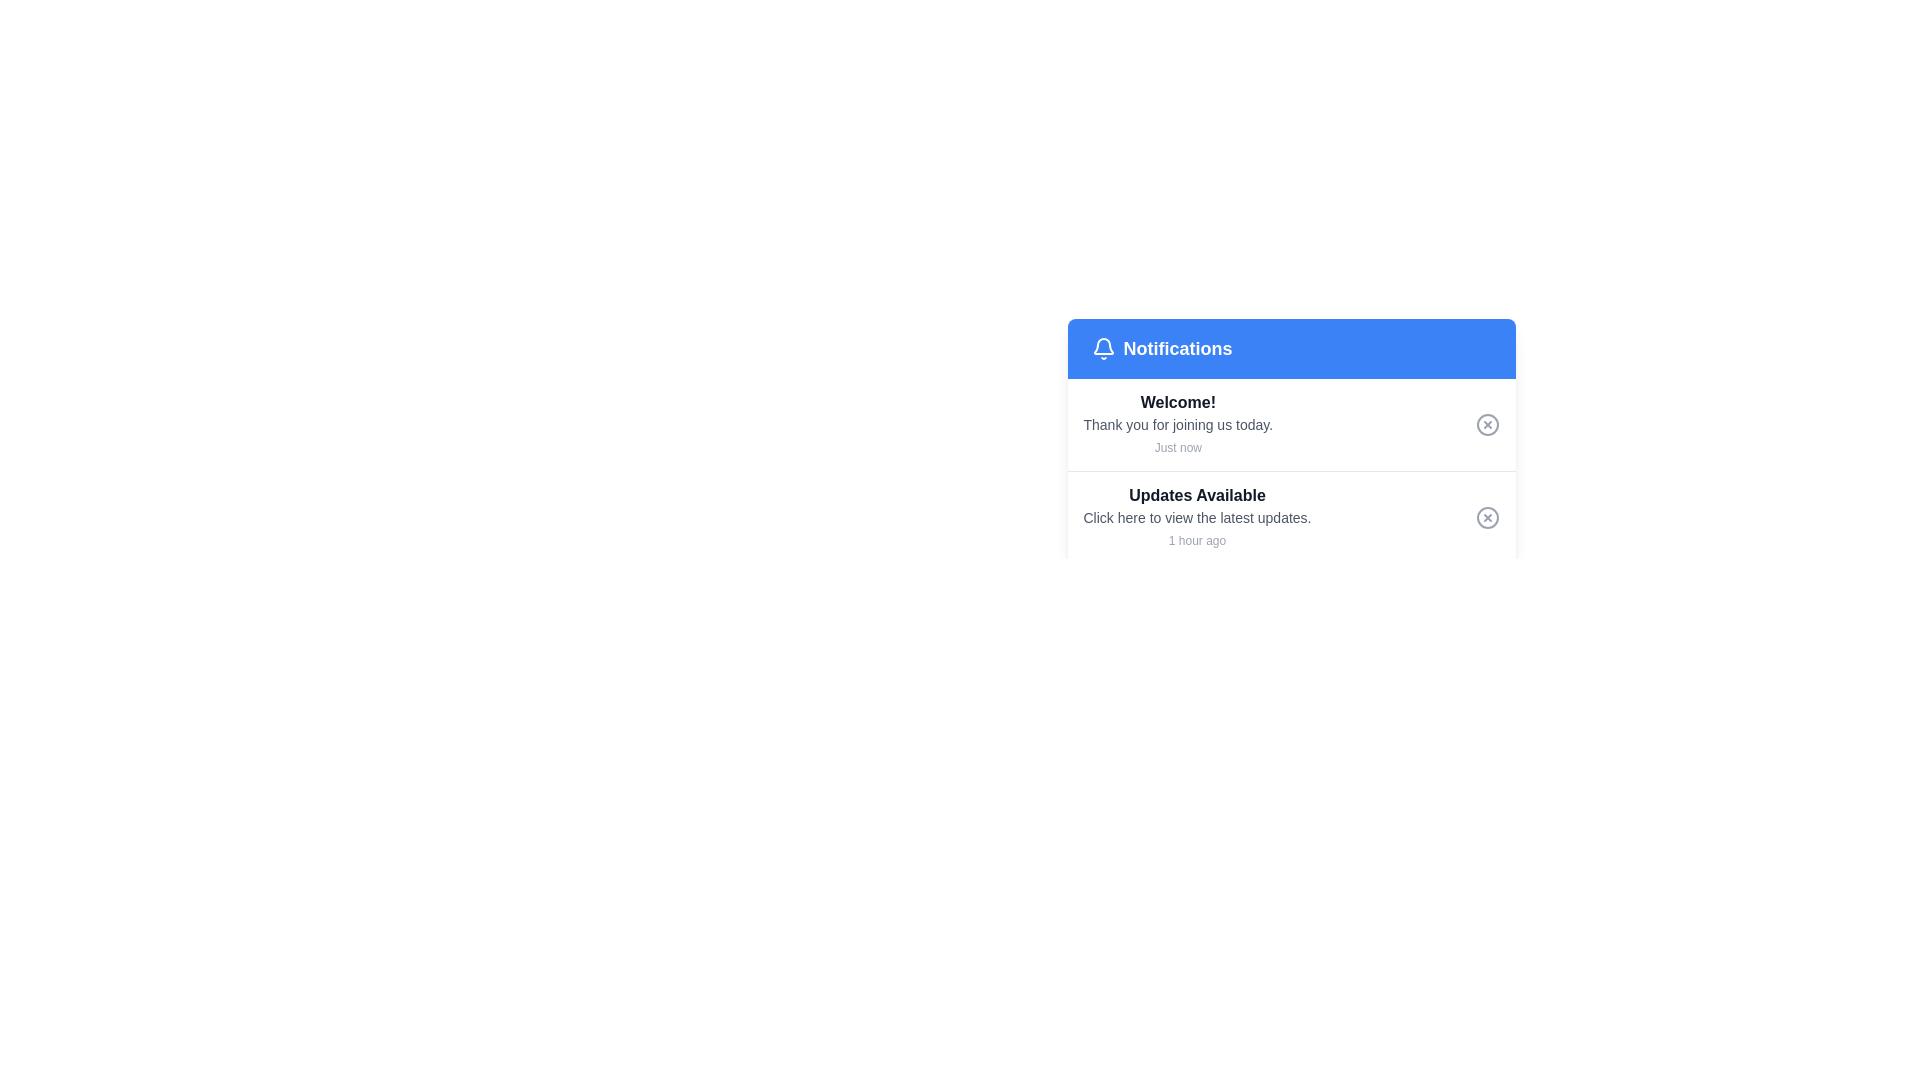  What do you see at coordinates (1487, 423) in the screenshot?
I see `the circular icon with a centered cross inside it, located on the right side of the 'Welcome!' text in the notifications display` at bounding box center [1487, 423].